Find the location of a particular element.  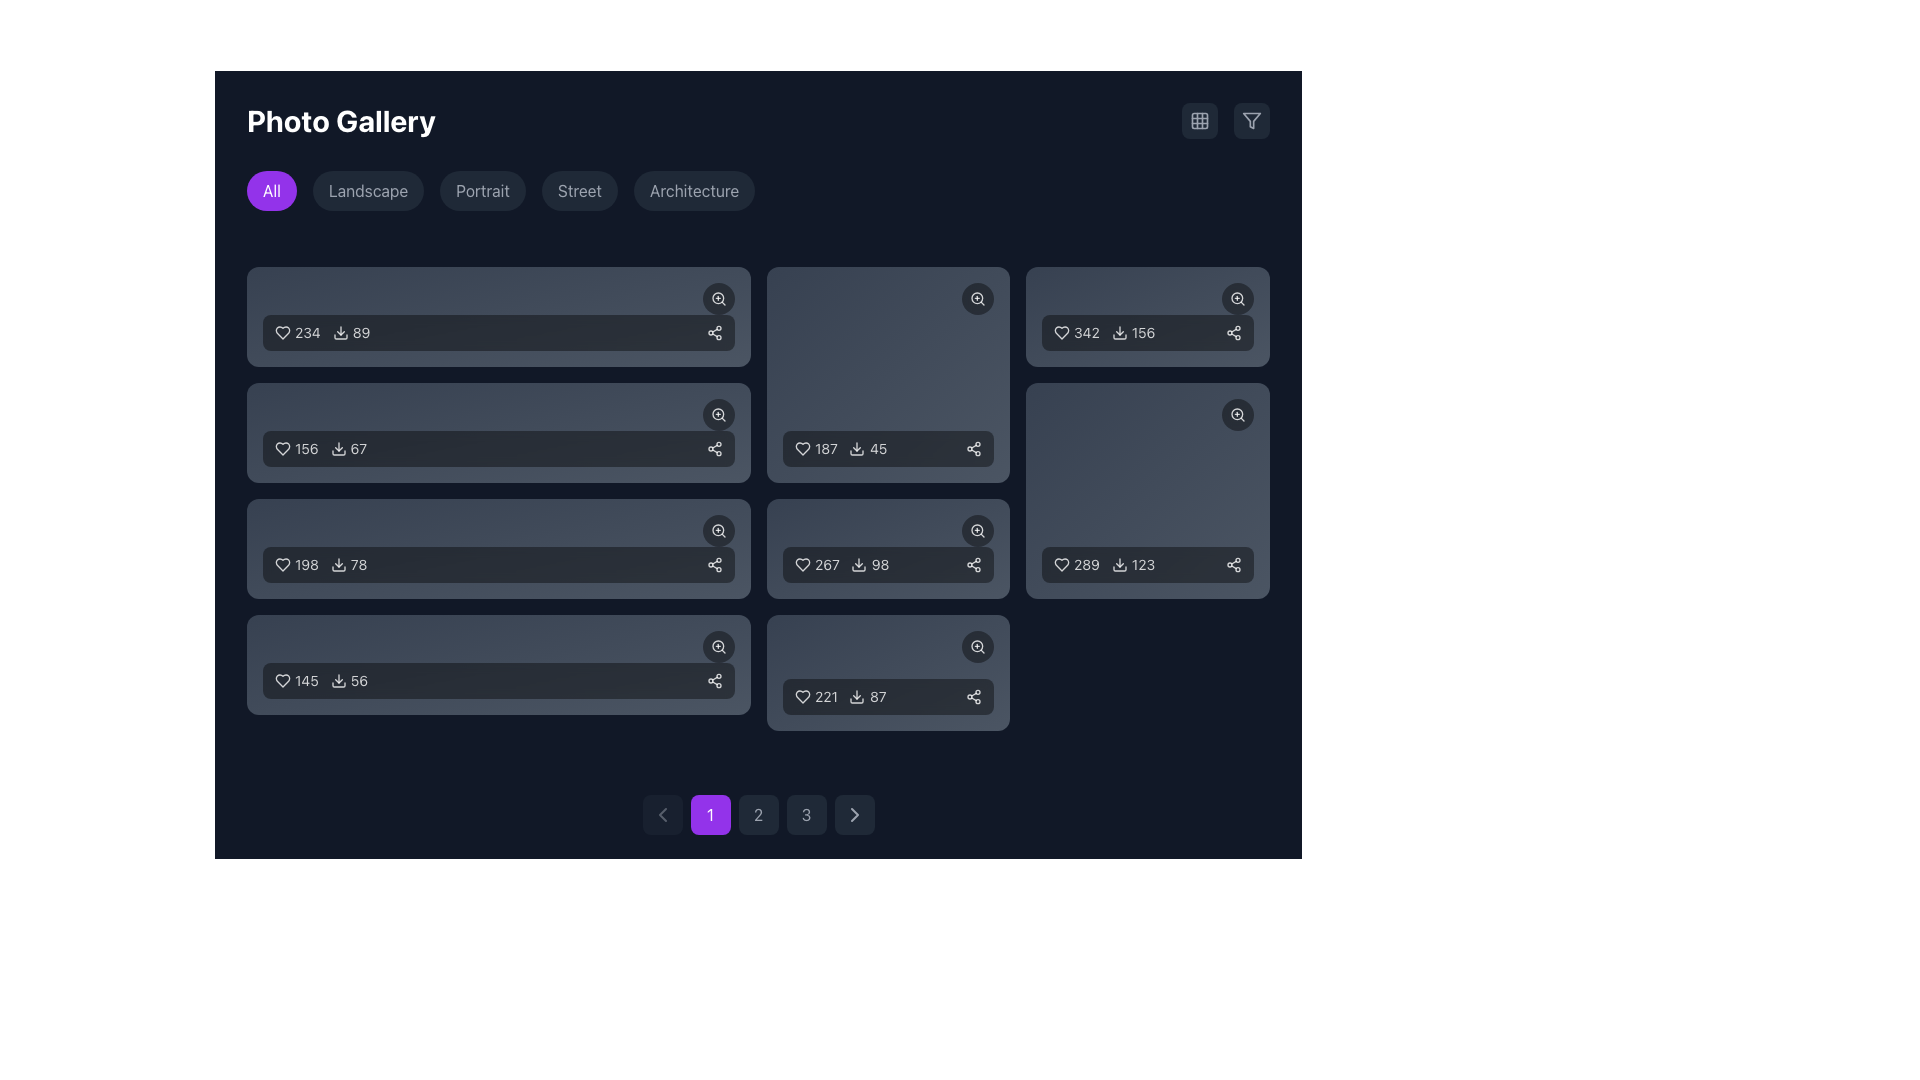

the 'Portrait' filter button located in the horizontal navigation bar below the 'Photo Gallery' header is located at coordinates (483, 191).